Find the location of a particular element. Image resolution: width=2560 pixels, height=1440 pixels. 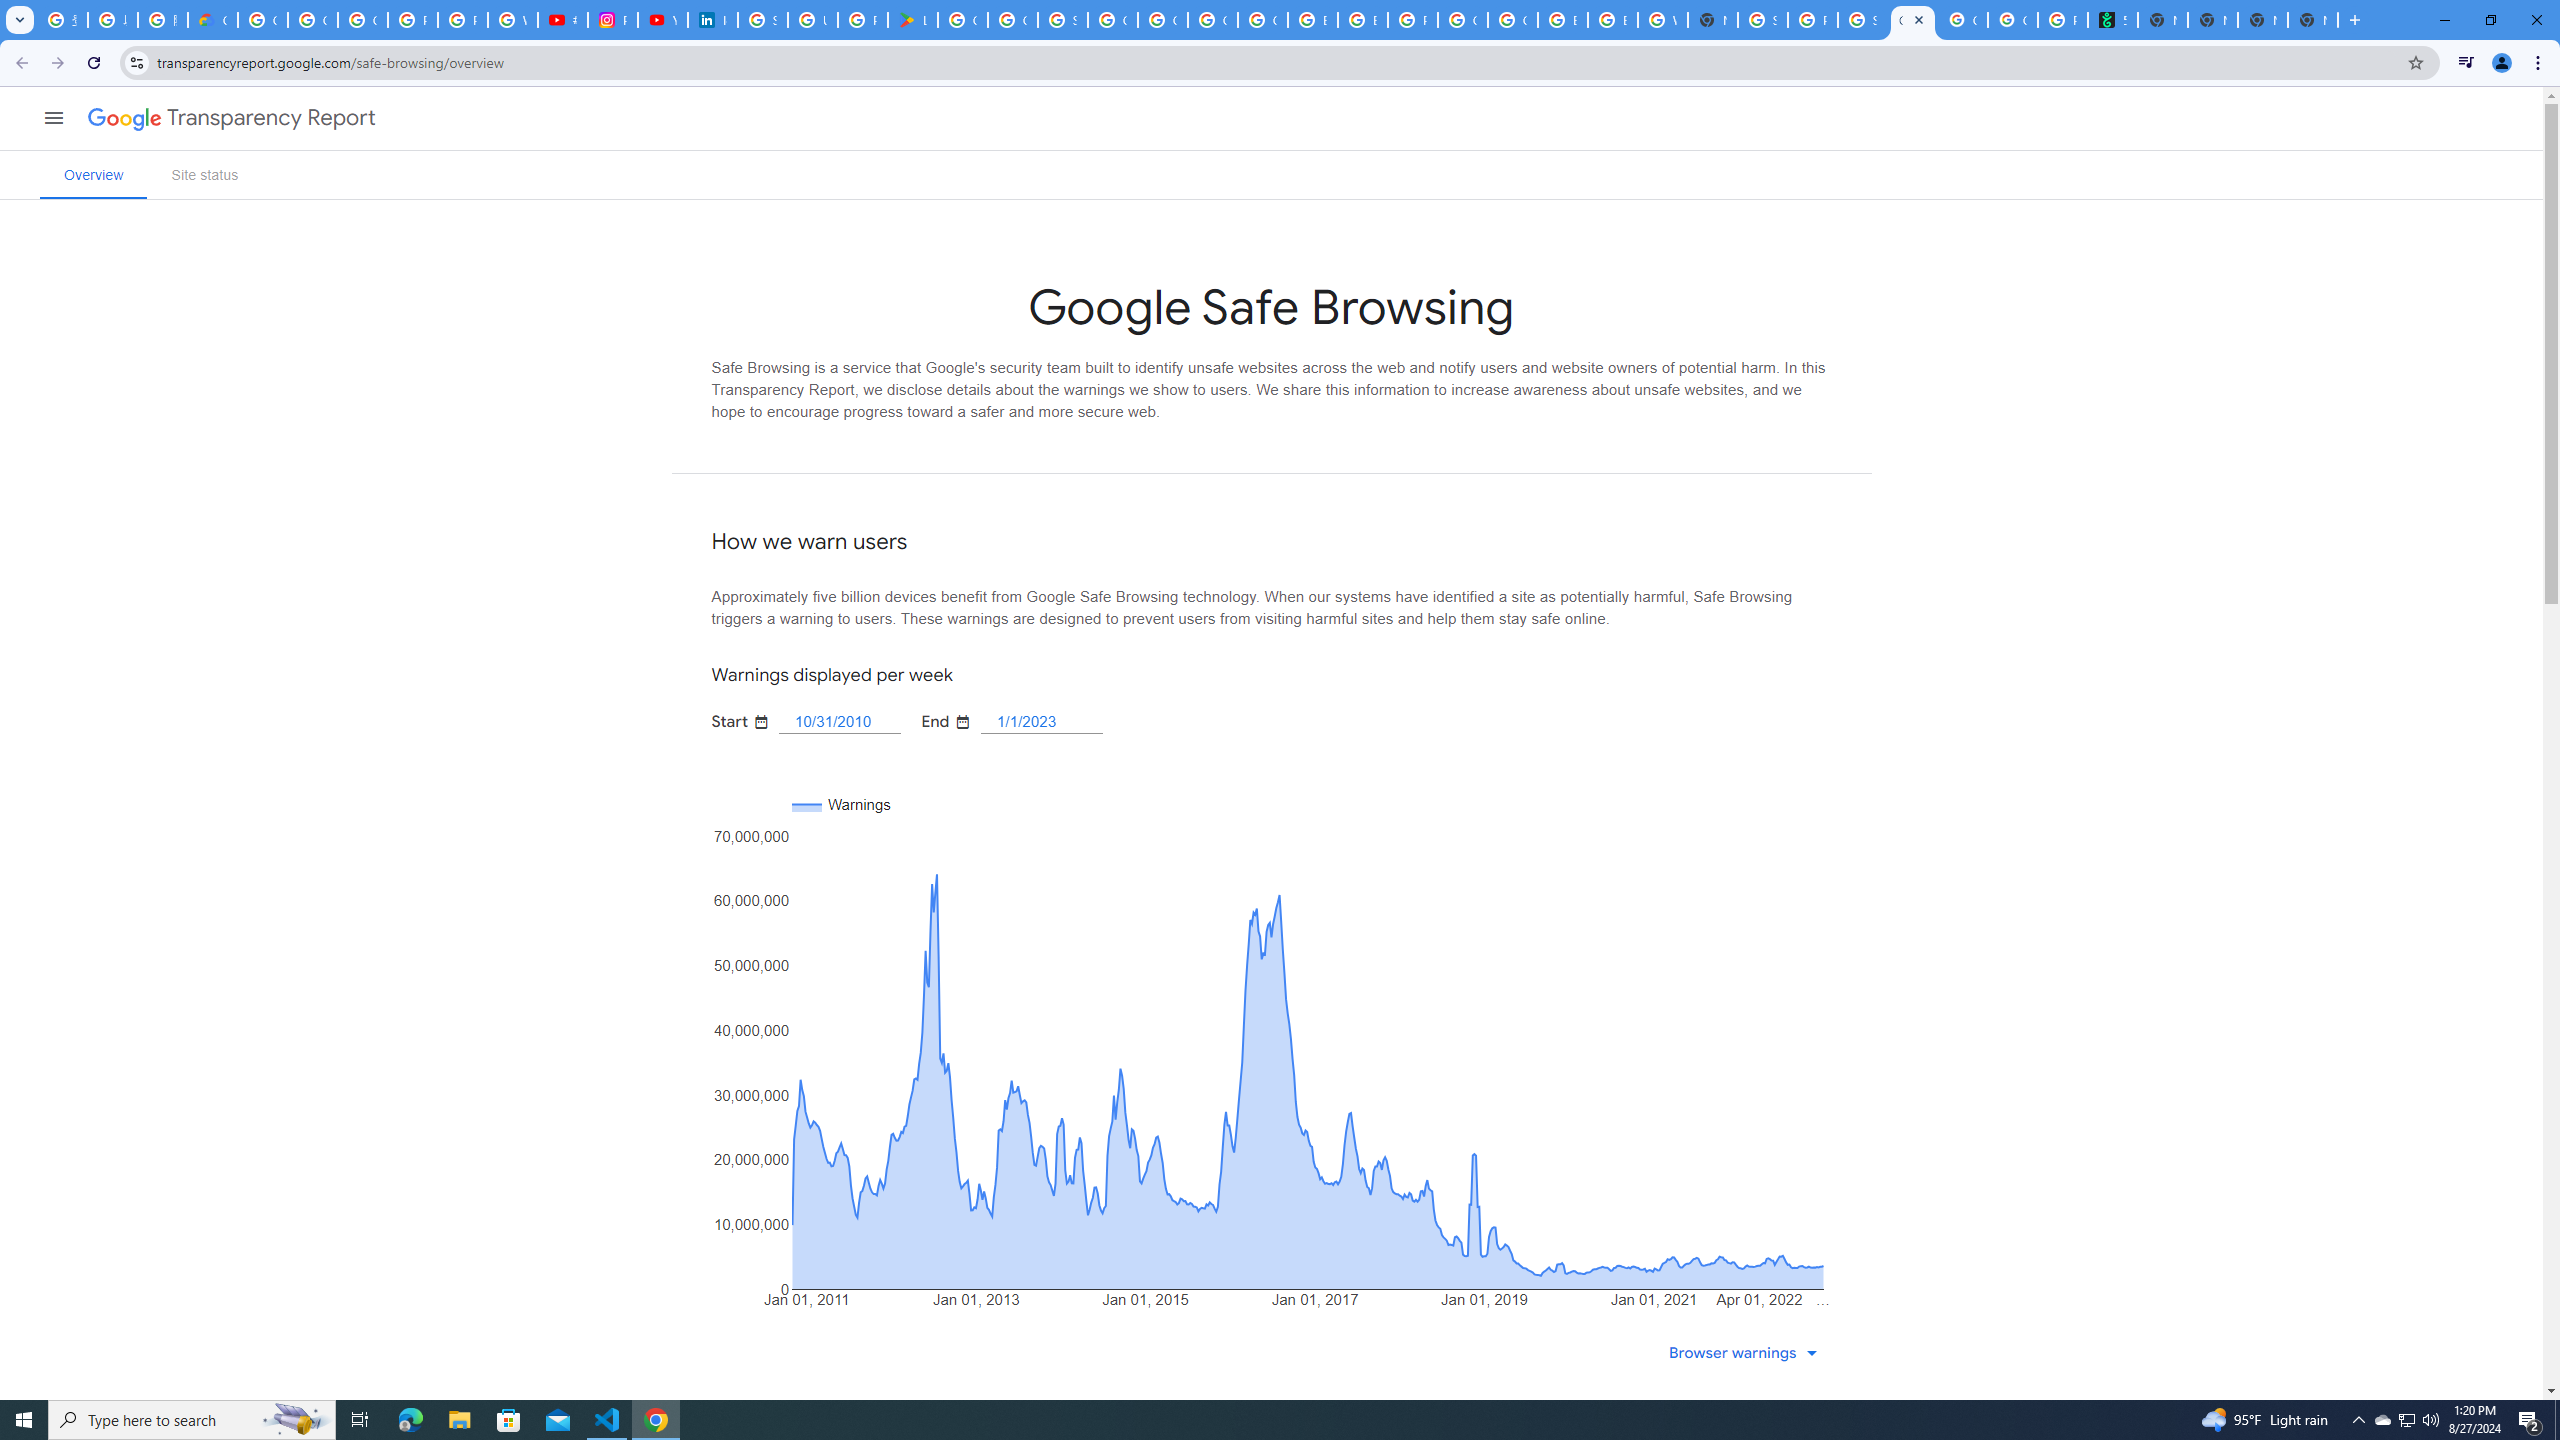

'YouTube Culture & Trends - On The Rise: Handcam Videos' is located at coordinates (663, 19).